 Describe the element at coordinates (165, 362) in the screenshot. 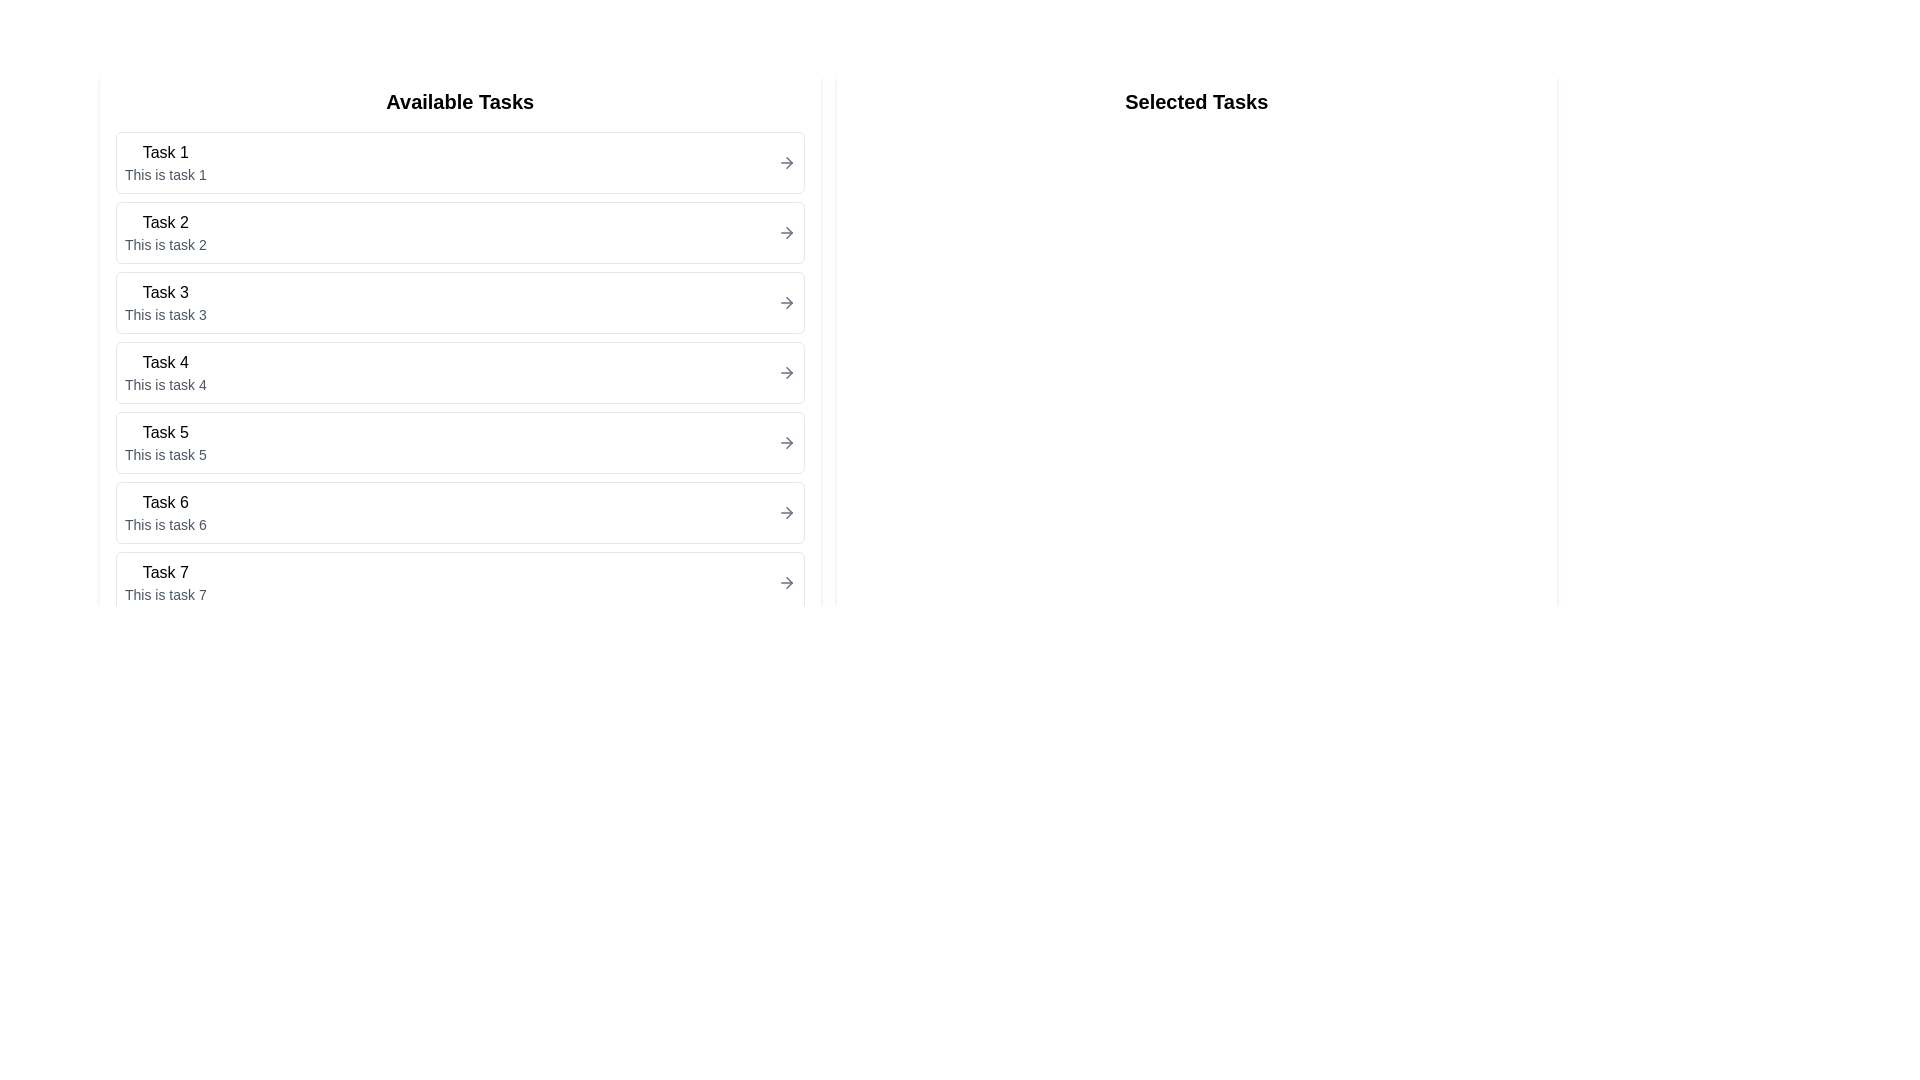

I see `the Text Label that identifies 'Task 4', located in the fourth item of the 'Available Tasks' section on the left-hand side of the interface` at that location.